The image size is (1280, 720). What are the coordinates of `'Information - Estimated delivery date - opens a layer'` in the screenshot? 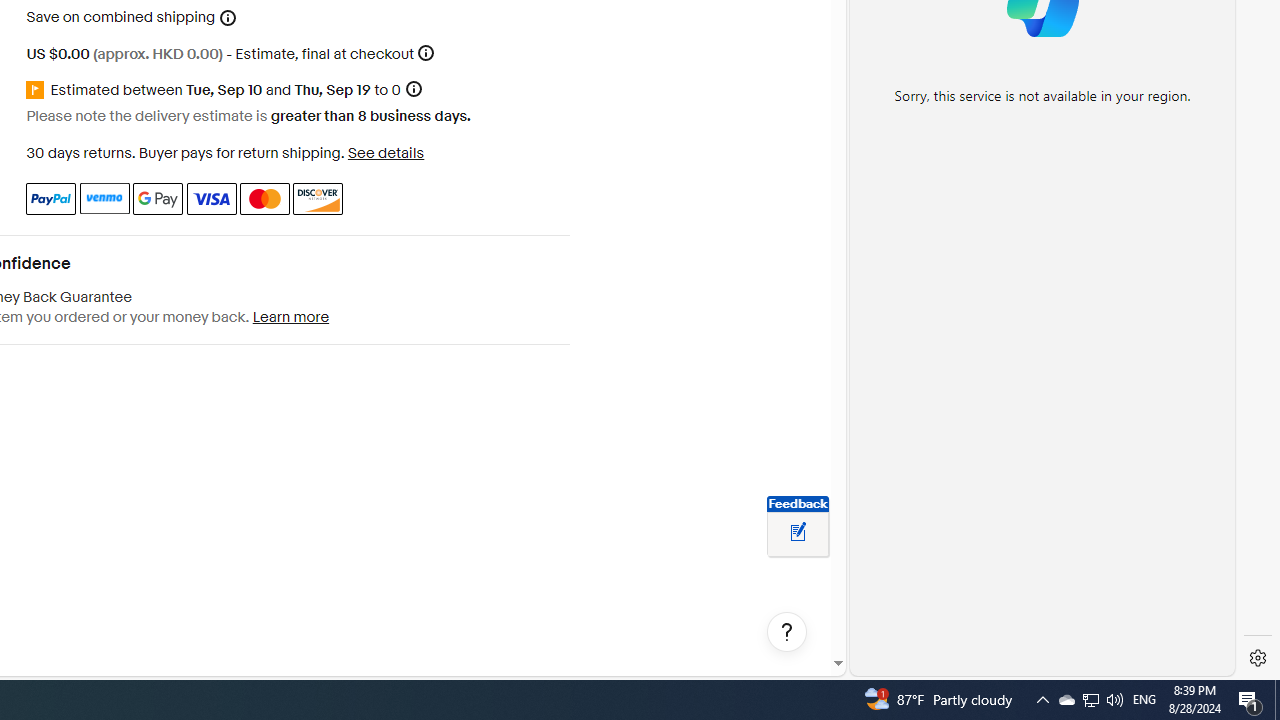 It's located at (412, 88).